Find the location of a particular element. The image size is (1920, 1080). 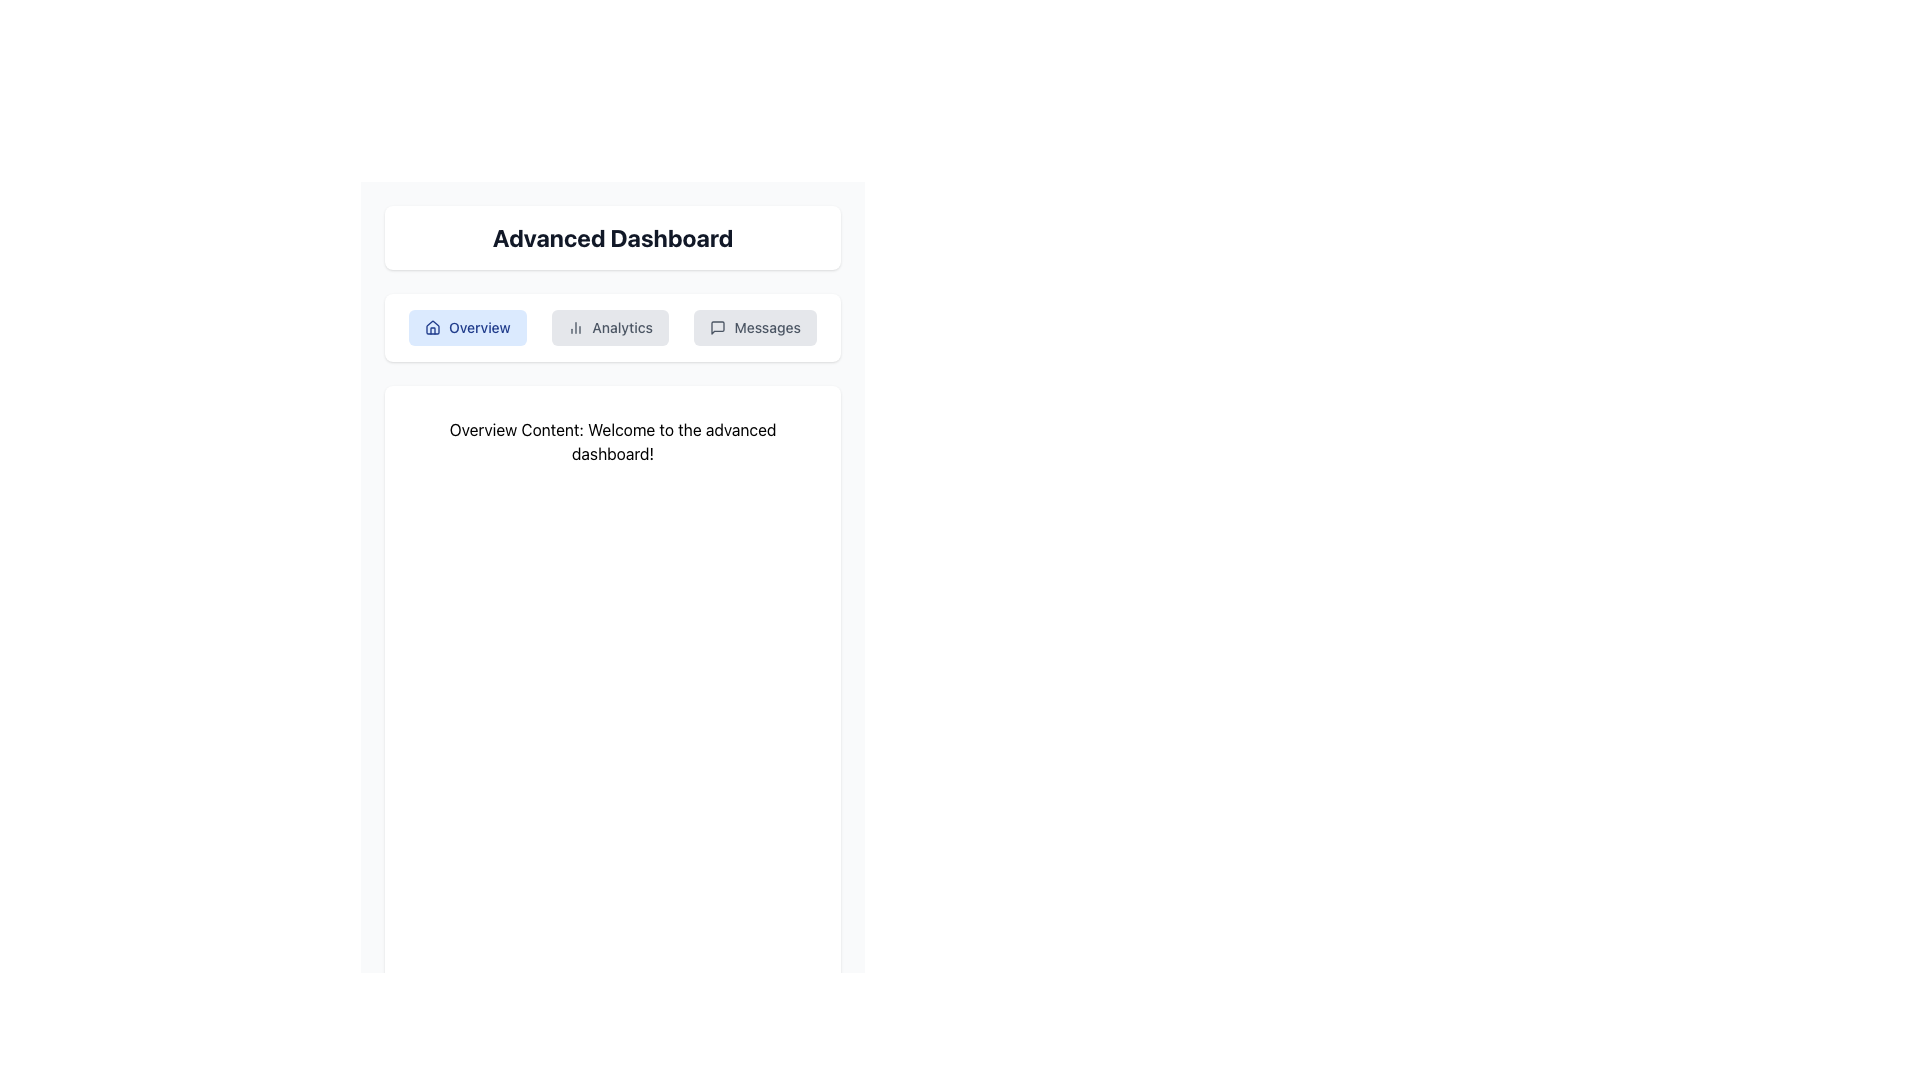

the second button in the horizontal group of three buttons, located beneath the title 'Advanced Dashboard' is located at coordinates (609, 326).